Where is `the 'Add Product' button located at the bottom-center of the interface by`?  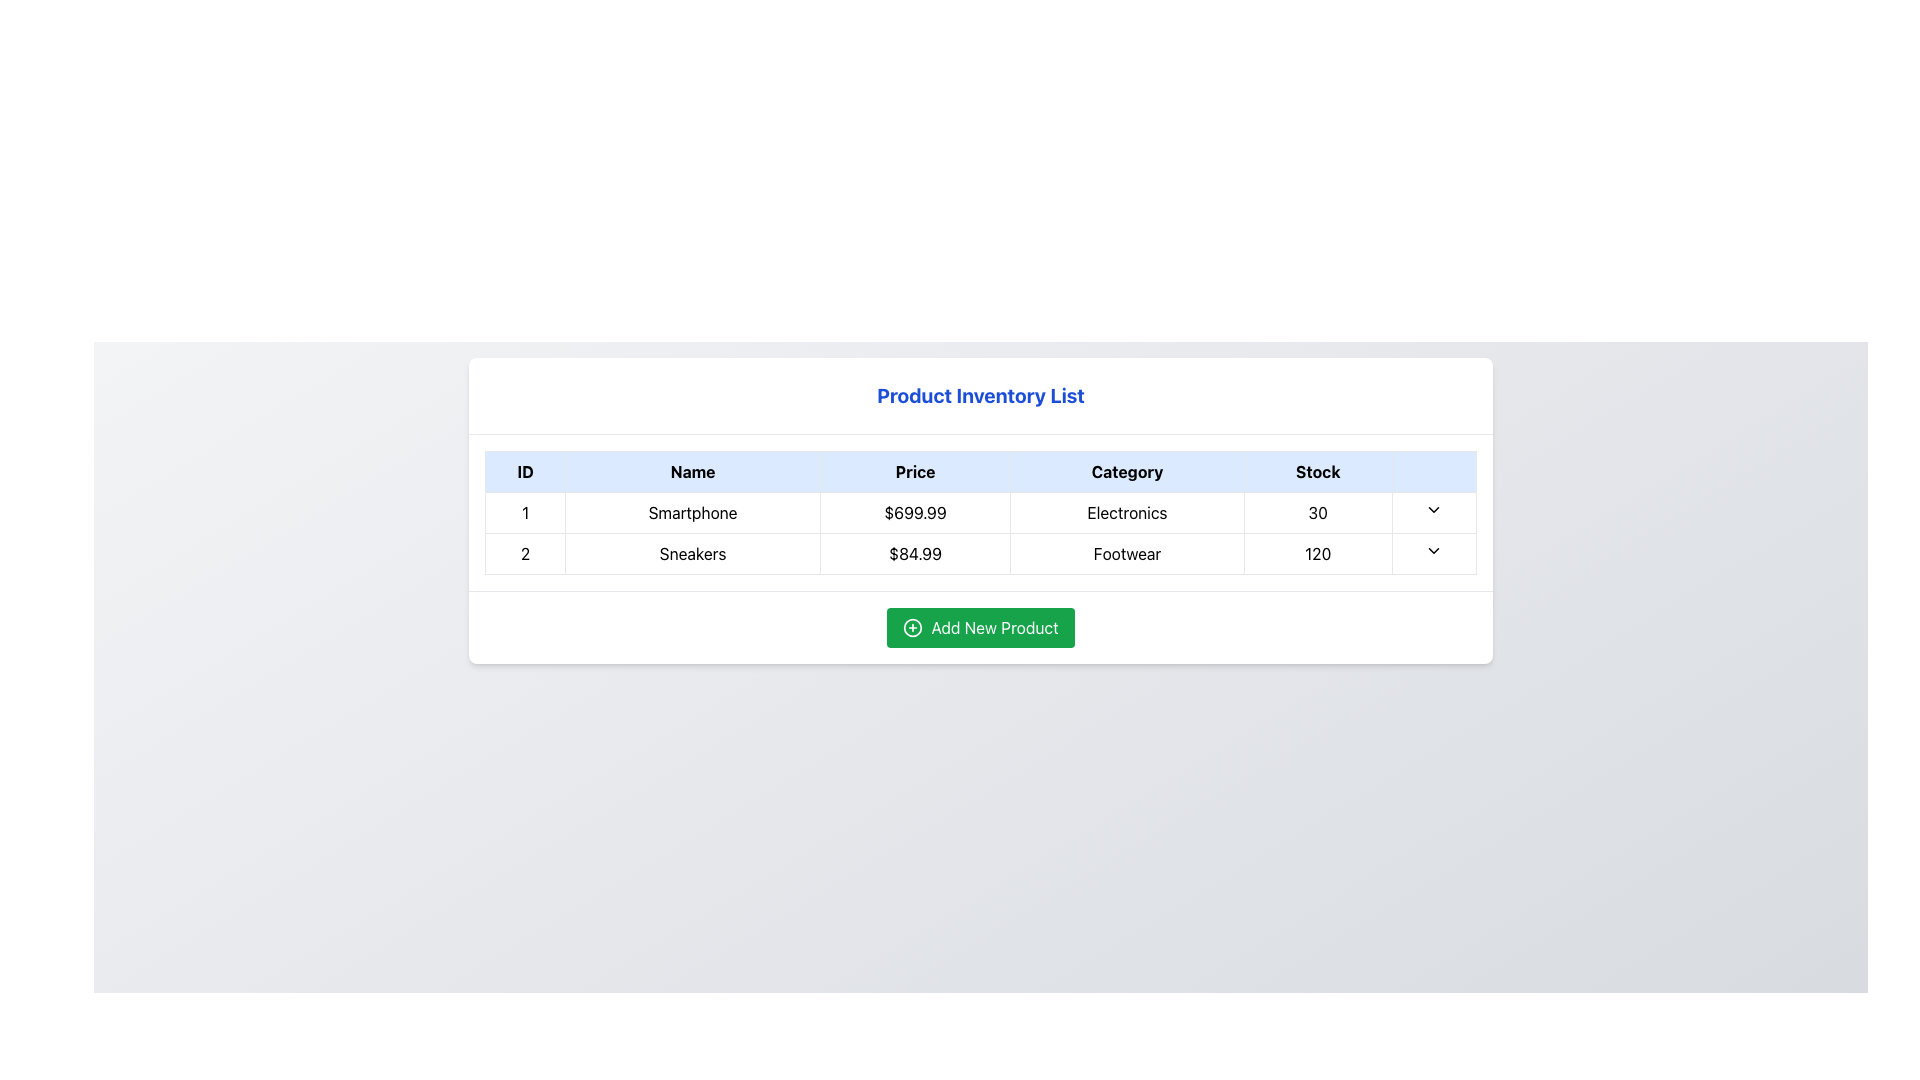
the 'Add Product' button located at the bottom-center of the interface by is located at coordinates (980, 627).